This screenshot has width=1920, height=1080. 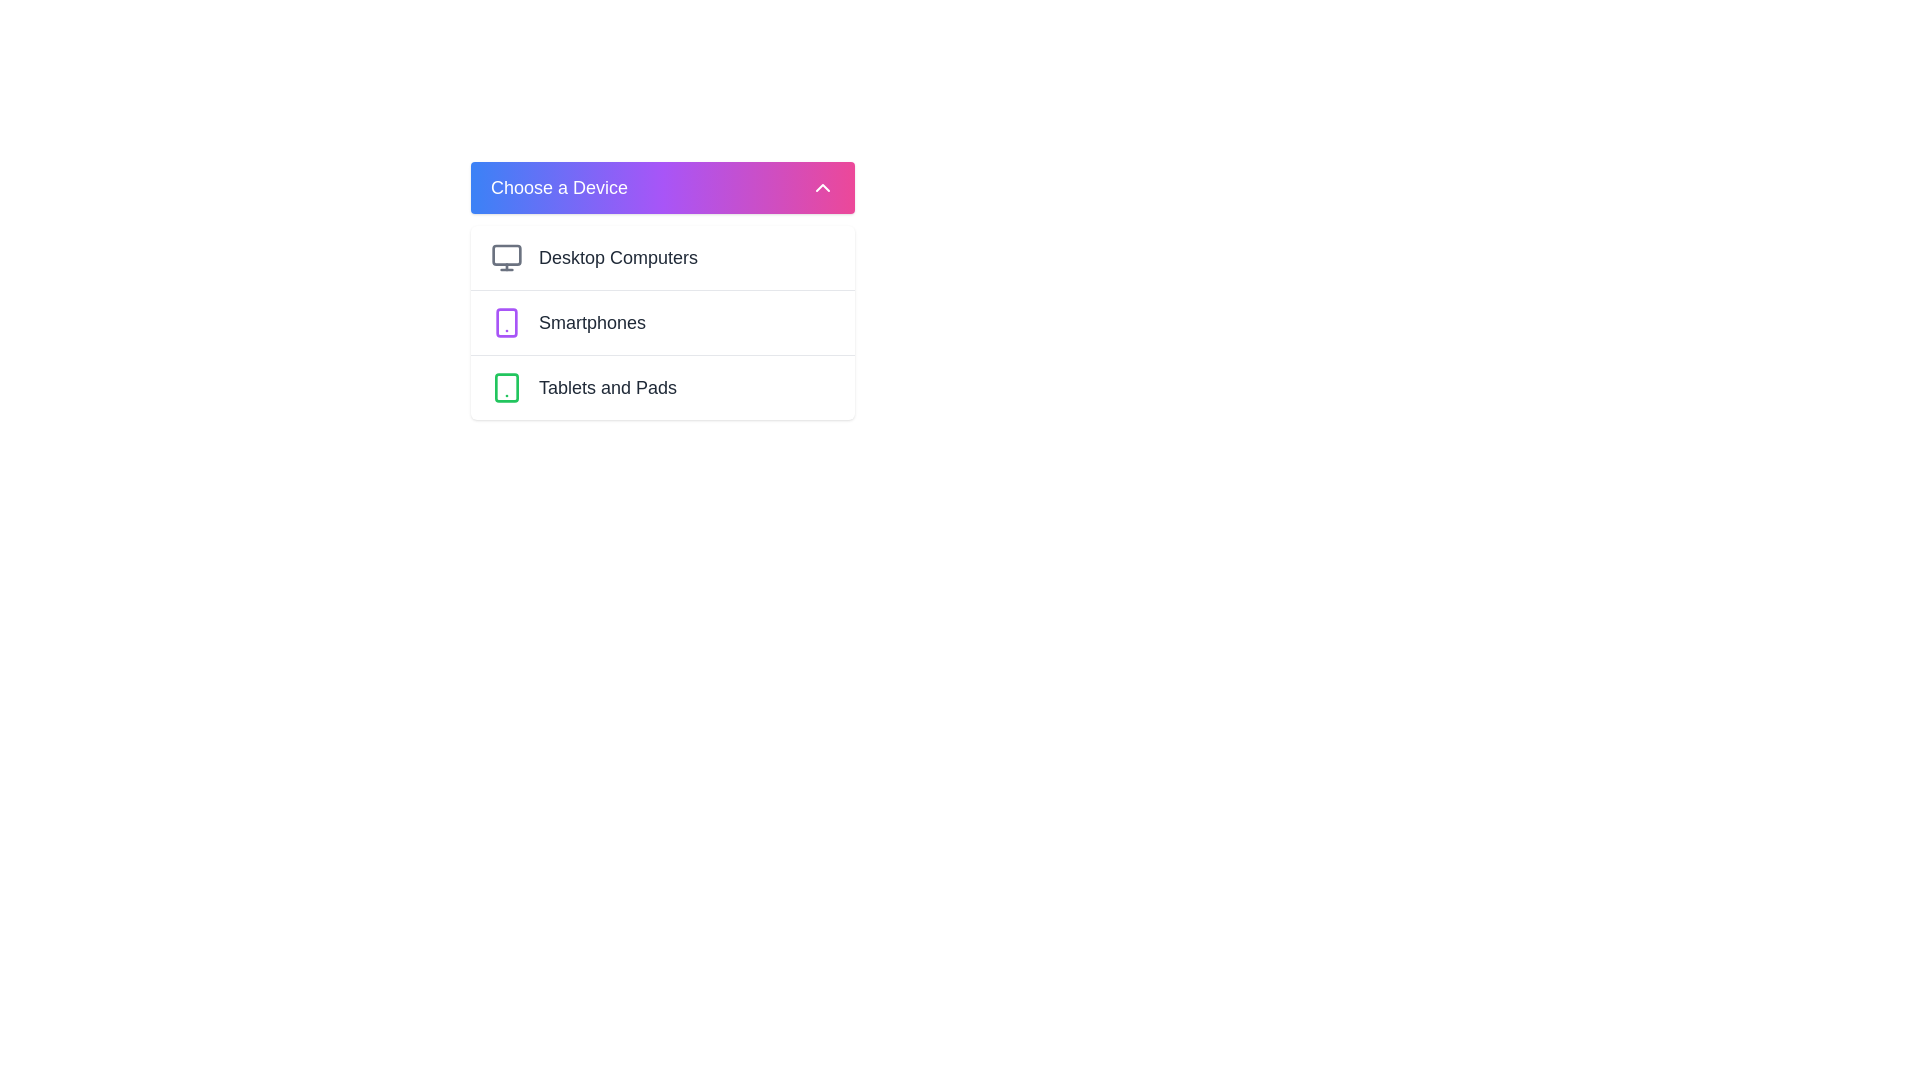 I want to click on the 'Smartphones' category text label in the device selection menu, which is the second item in the list under 'Choose a Device', so click(x=591, y=322).